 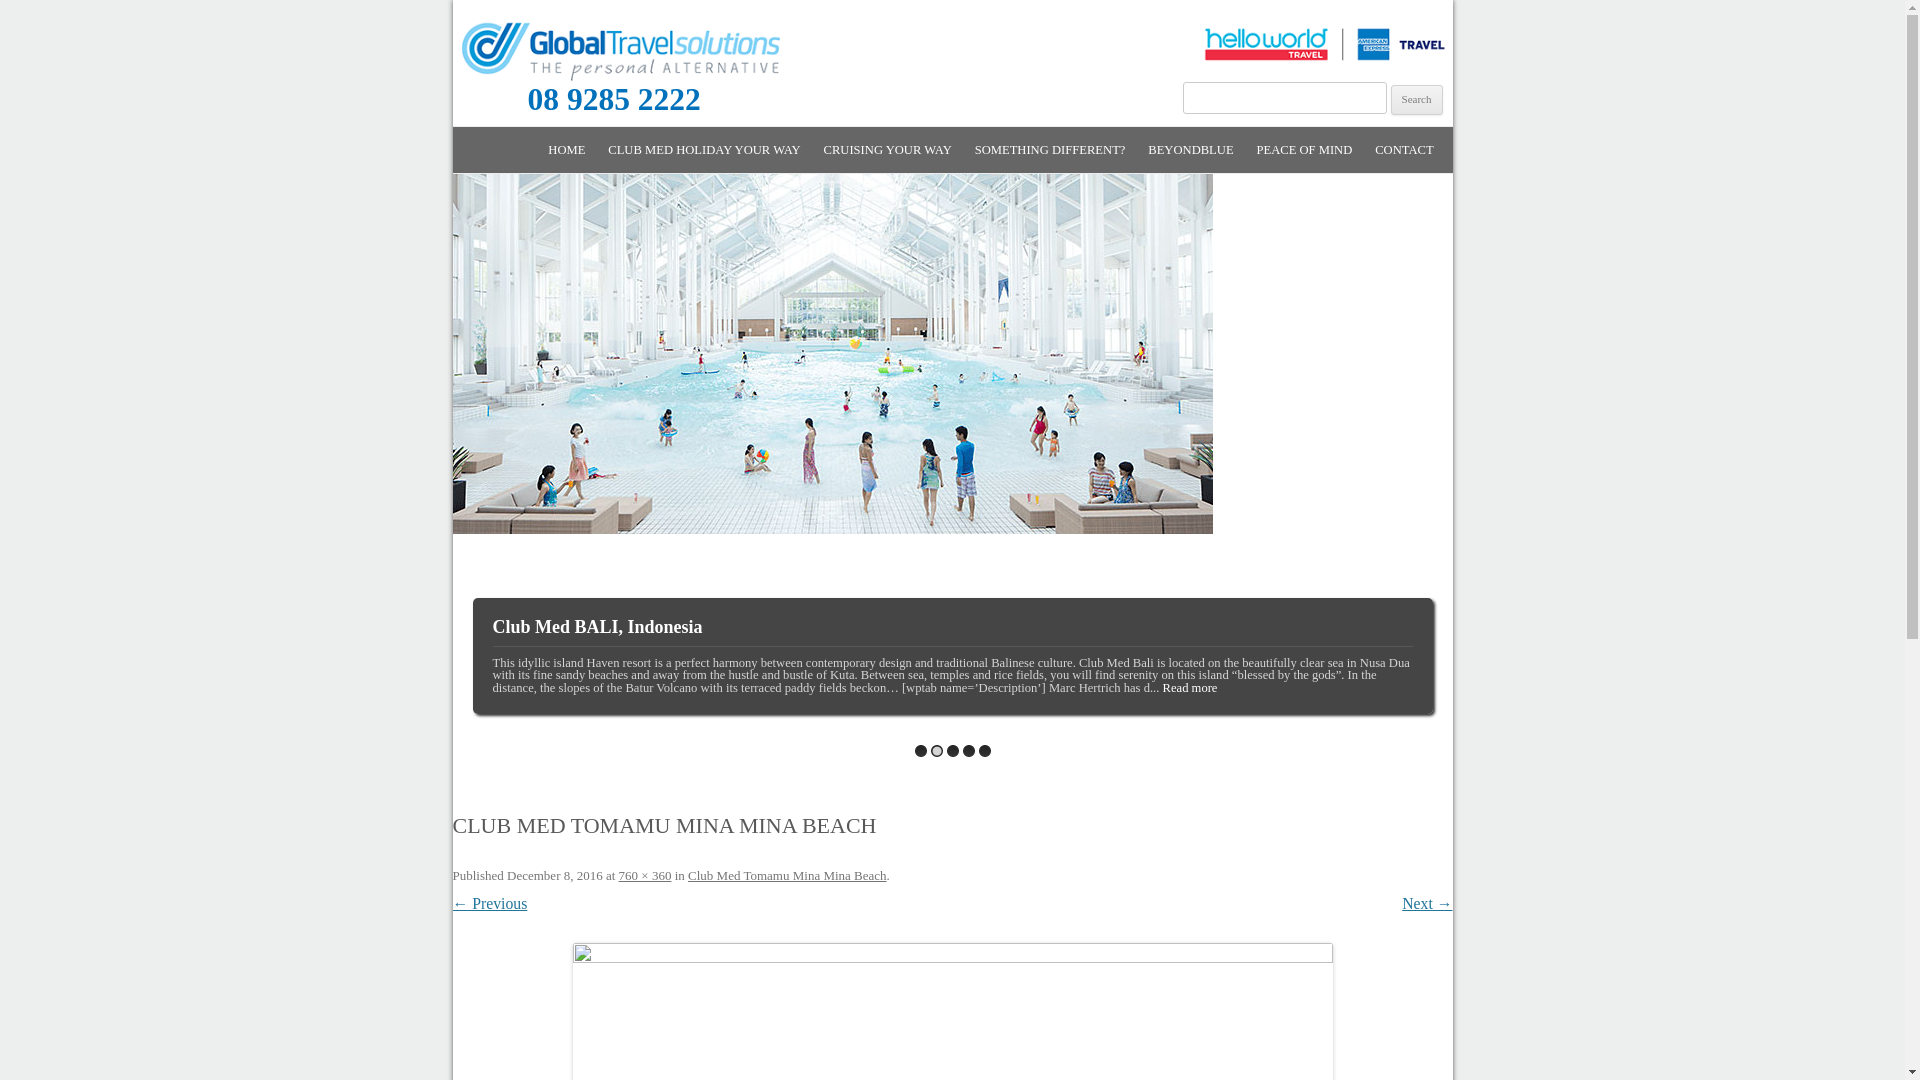 What do you see at coordinates (704, 149) in the screenshot?
I see `'CLUB MED HOLIDAY YOUR WAY'` at bounding box center [704, 149].